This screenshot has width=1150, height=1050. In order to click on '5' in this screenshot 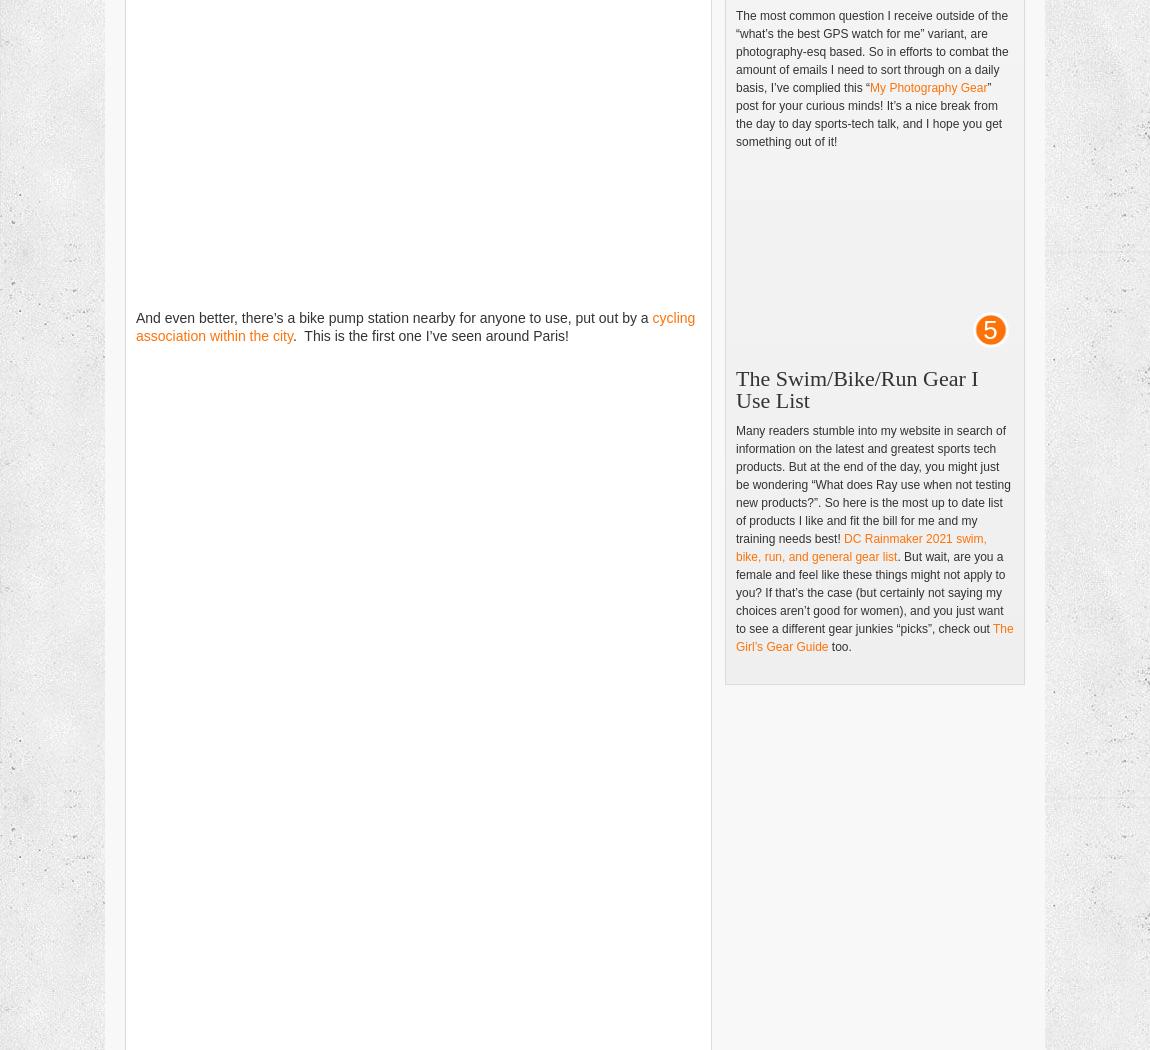, I will do `click(990, 330)`.